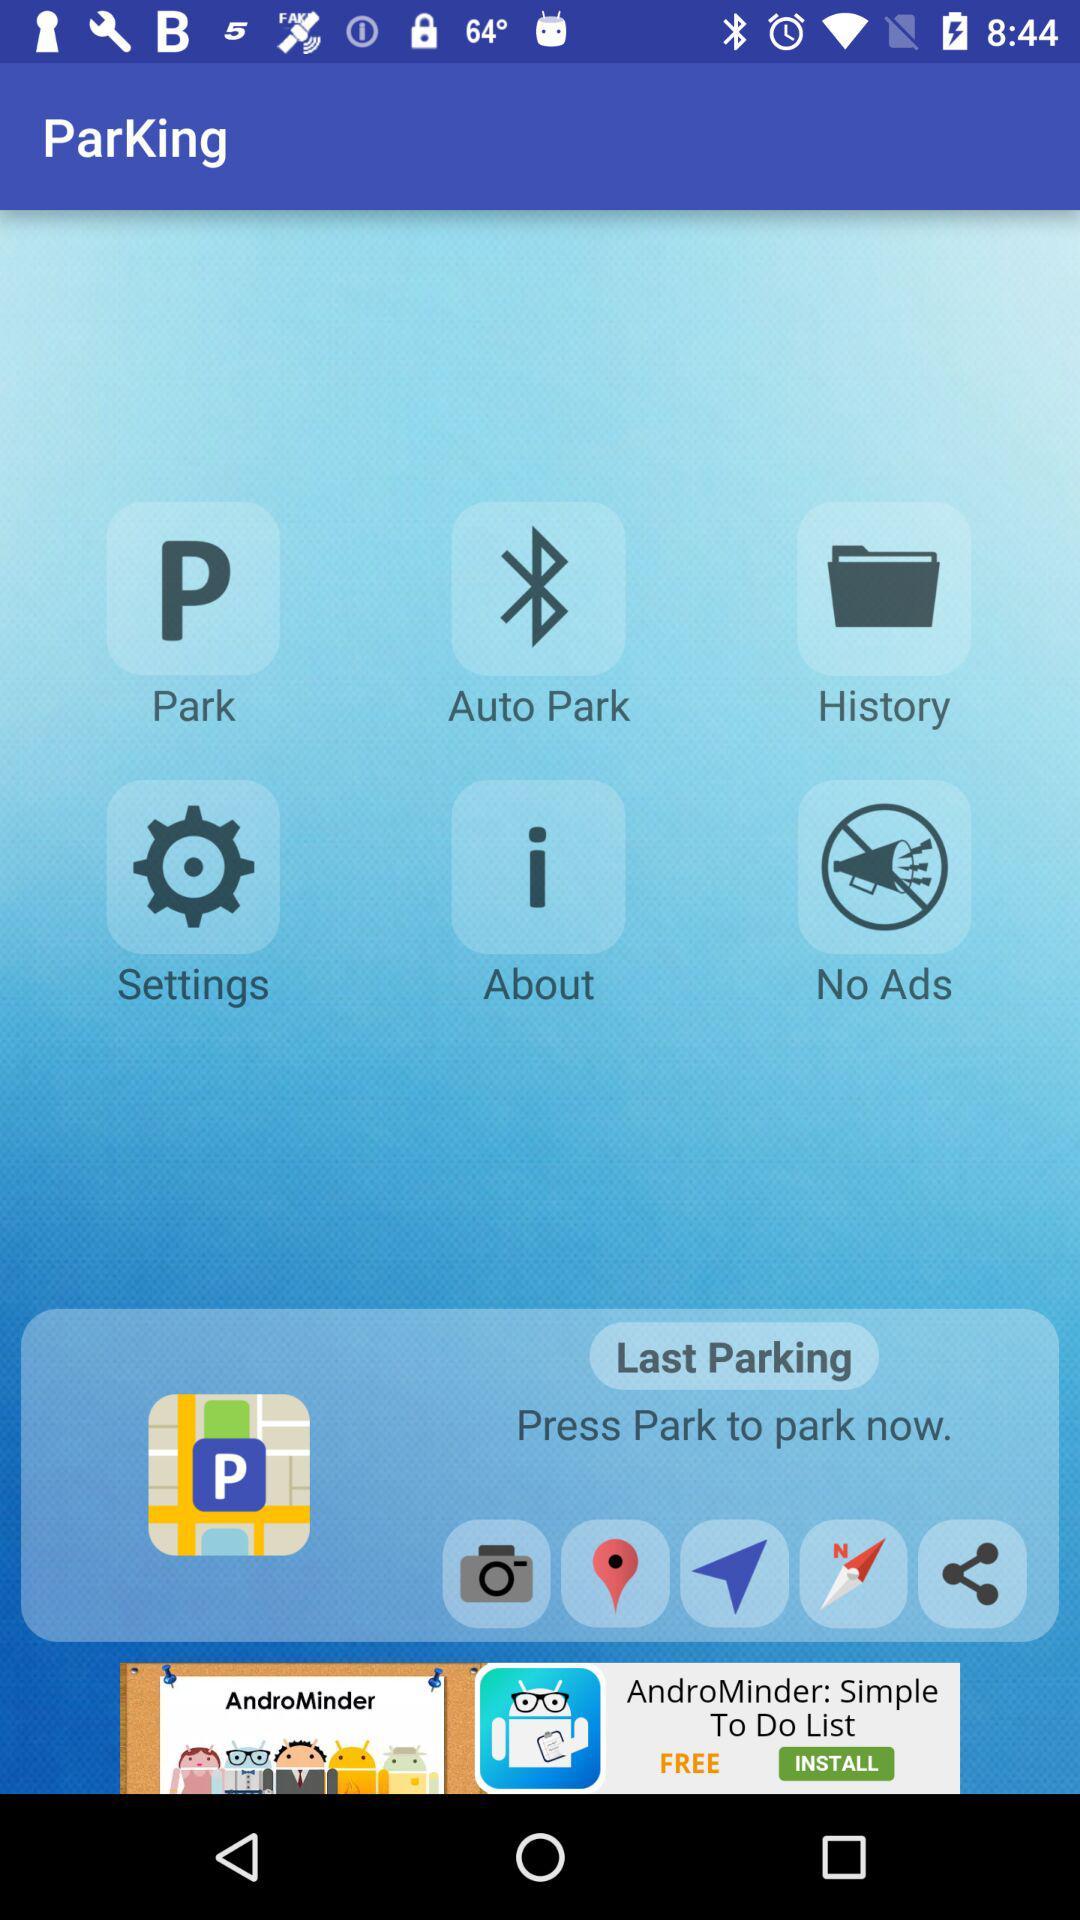 Image resolution: width=1080 pixels, height=1920 pixels. I want to click on finding parking icon, so click(193, 587).